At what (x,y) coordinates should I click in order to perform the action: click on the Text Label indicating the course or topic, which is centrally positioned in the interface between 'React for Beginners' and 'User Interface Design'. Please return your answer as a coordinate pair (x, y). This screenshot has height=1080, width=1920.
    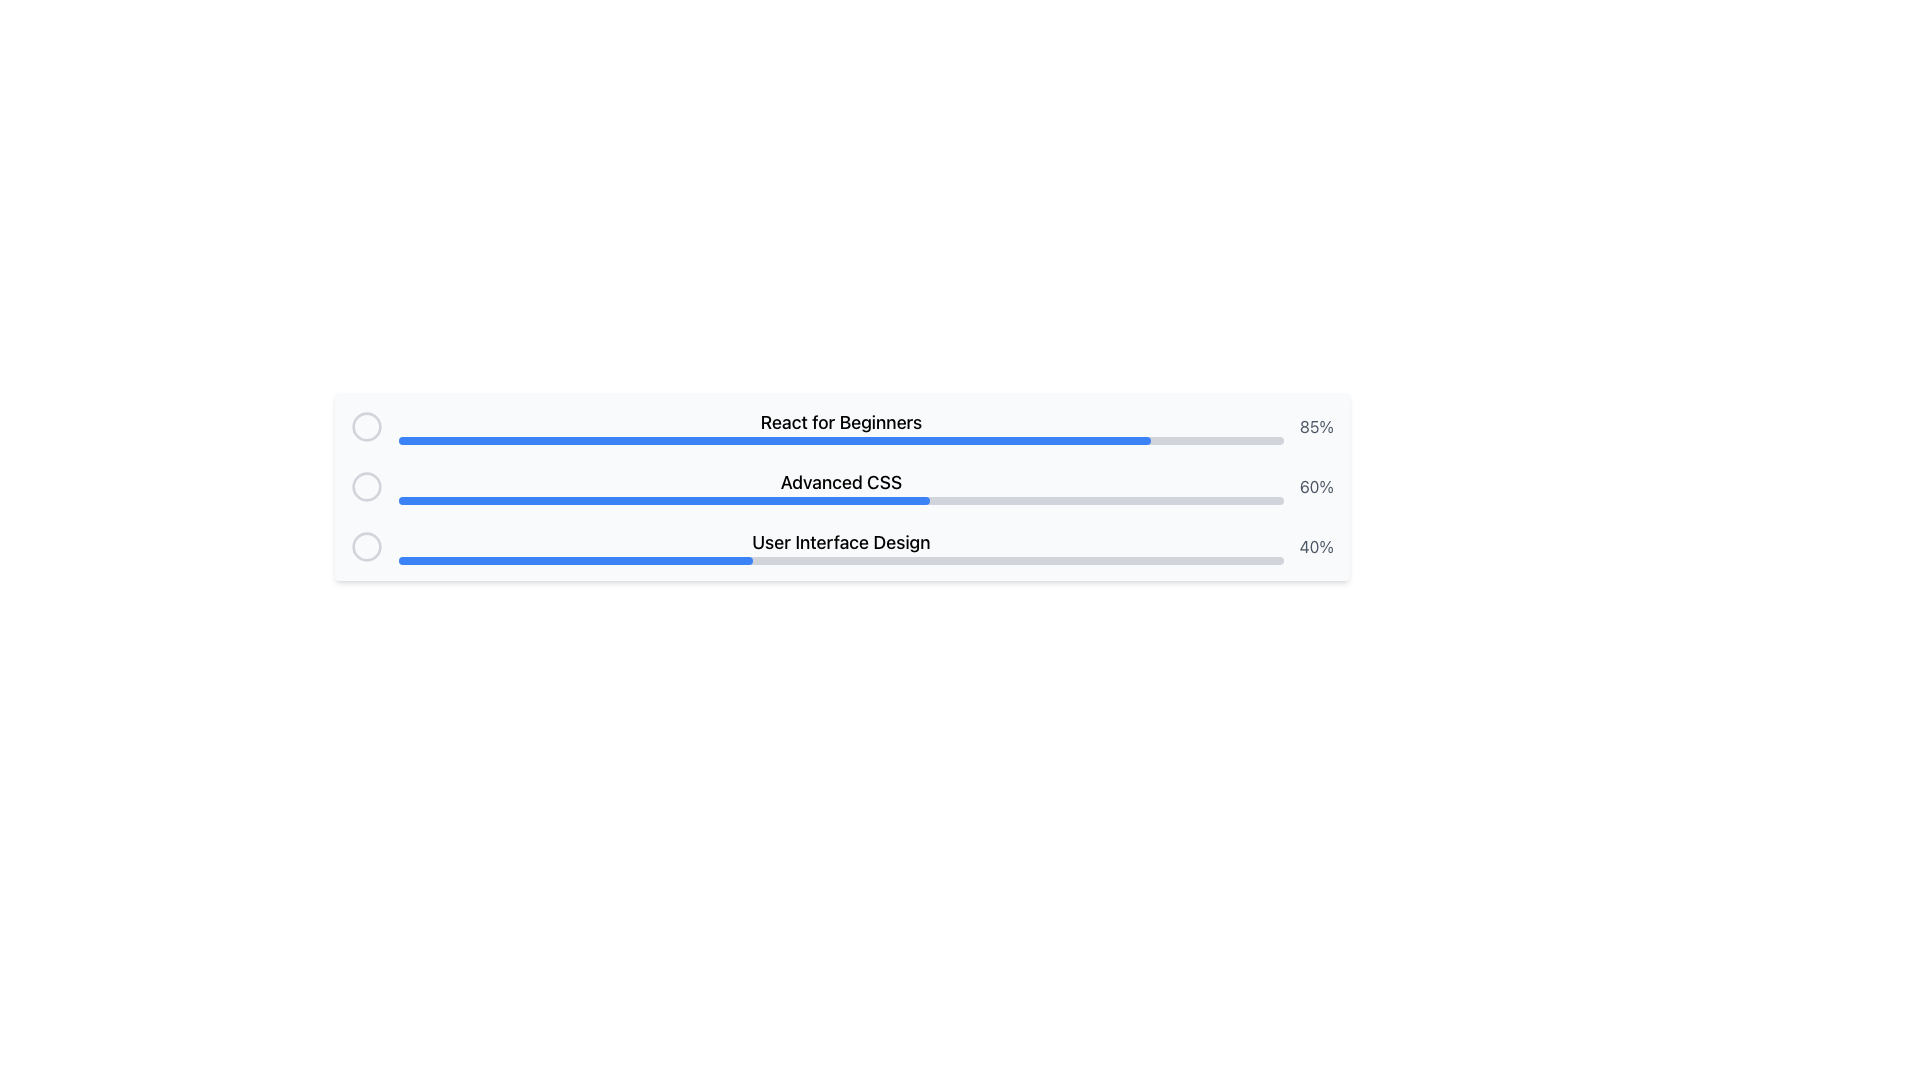
    Looking at the image, I should click on (841, 482).